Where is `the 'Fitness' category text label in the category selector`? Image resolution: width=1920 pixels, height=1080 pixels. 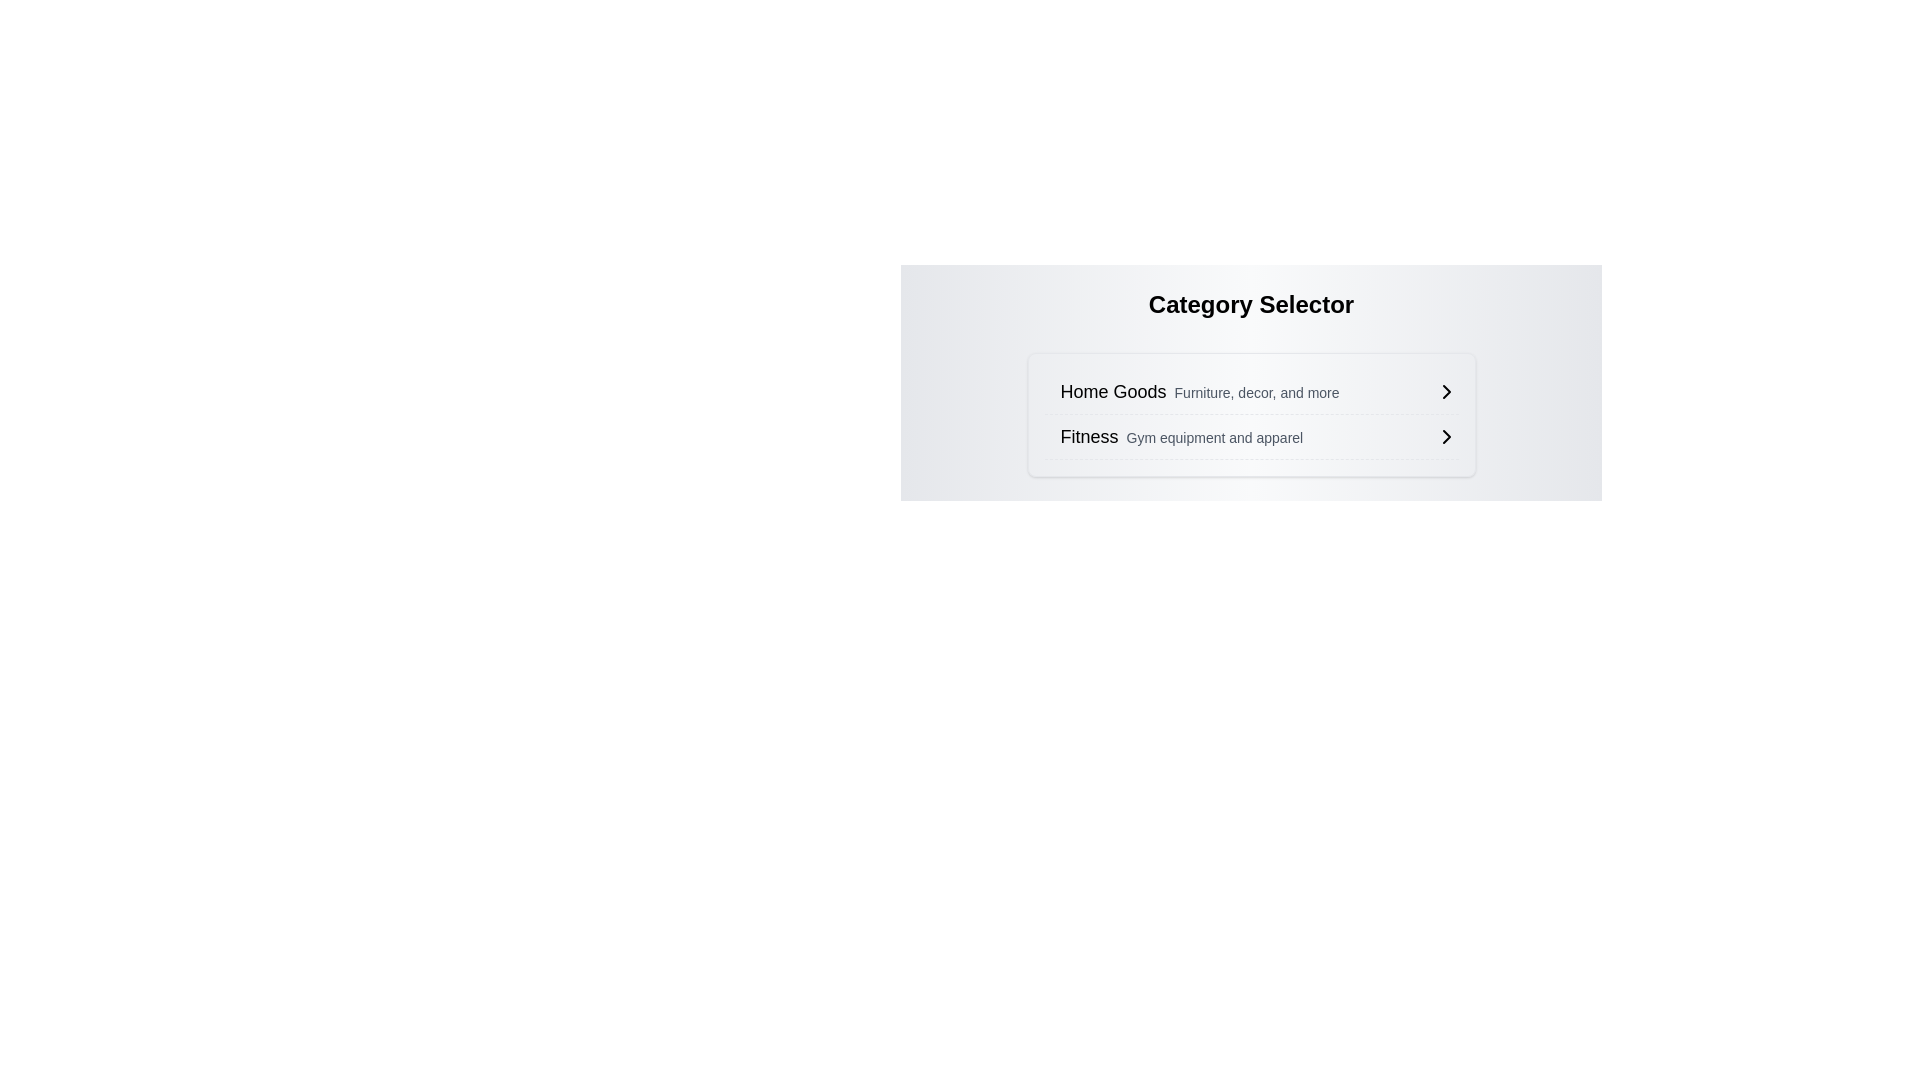 the 'Fitness' category text label in the category selector is located at coordinates (1181, 435).